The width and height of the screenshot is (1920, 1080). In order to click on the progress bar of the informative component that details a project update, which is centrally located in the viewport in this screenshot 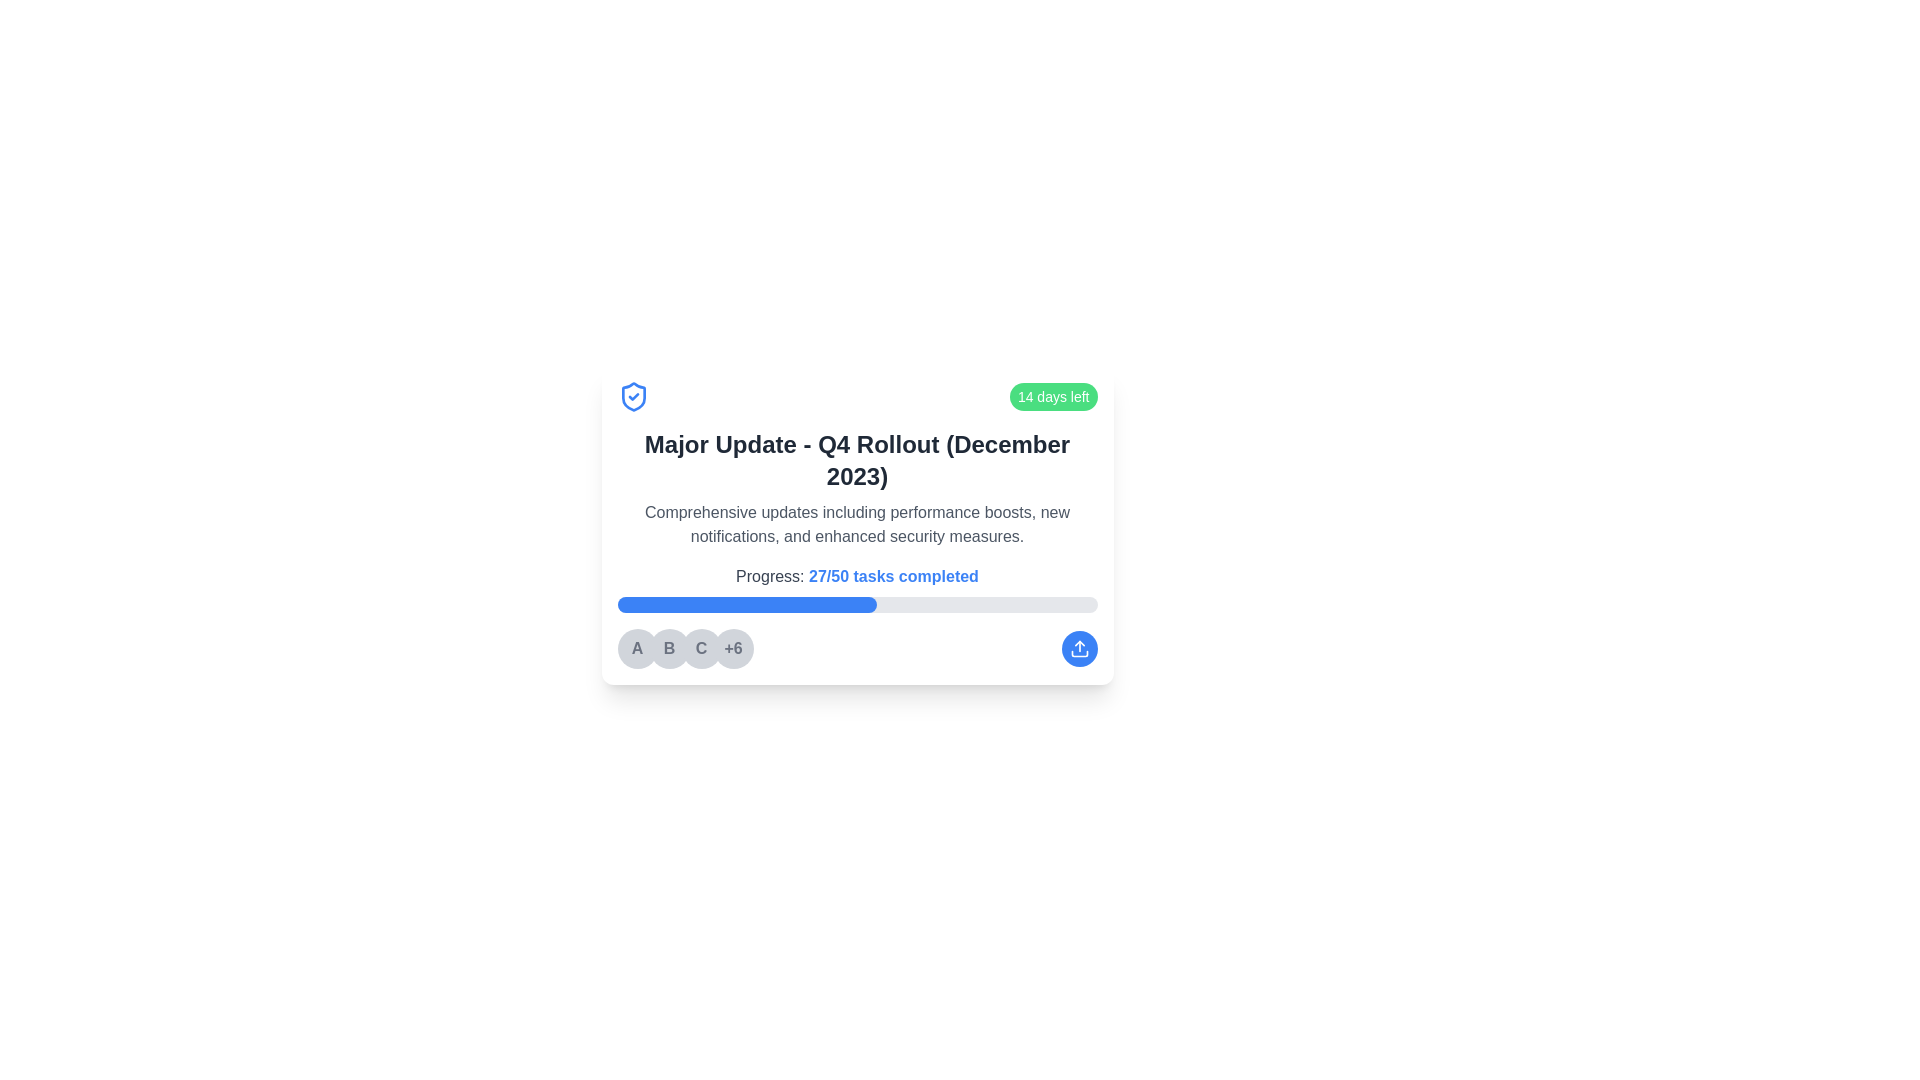, I will do `click(857, 523)`.